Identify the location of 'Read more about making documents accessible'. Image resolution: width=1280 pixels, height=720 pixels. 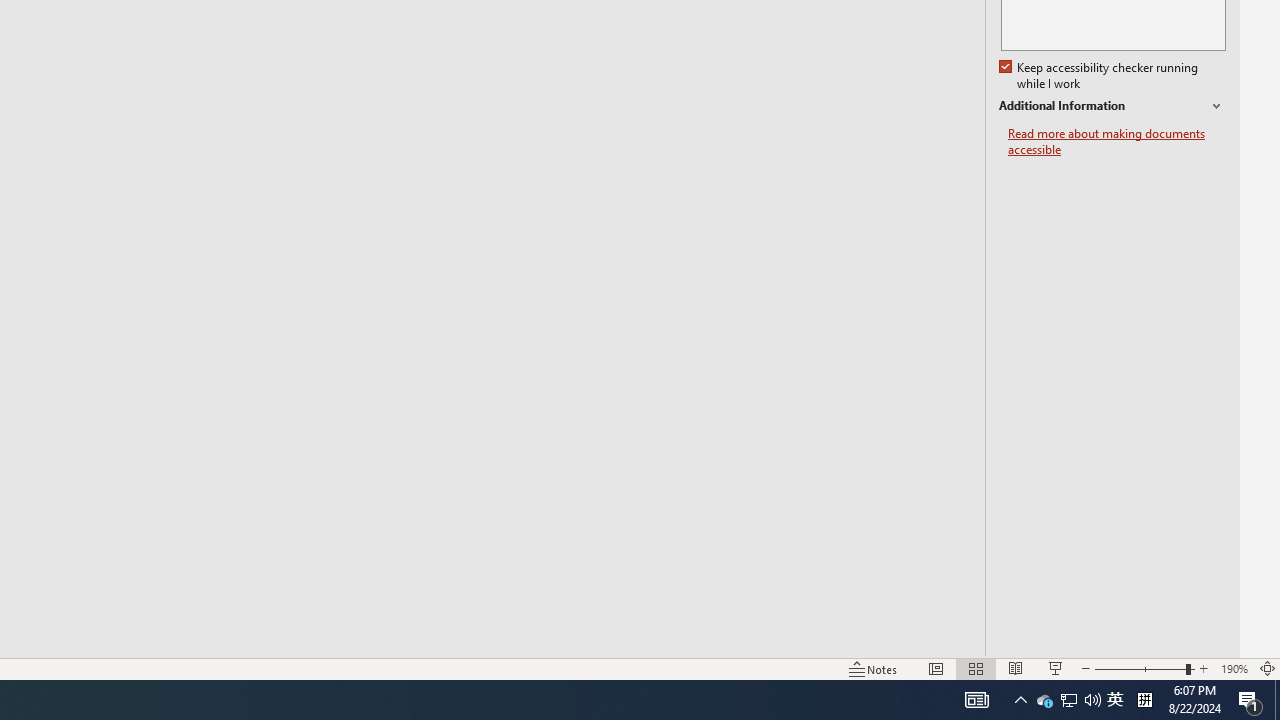
(1116, 141).